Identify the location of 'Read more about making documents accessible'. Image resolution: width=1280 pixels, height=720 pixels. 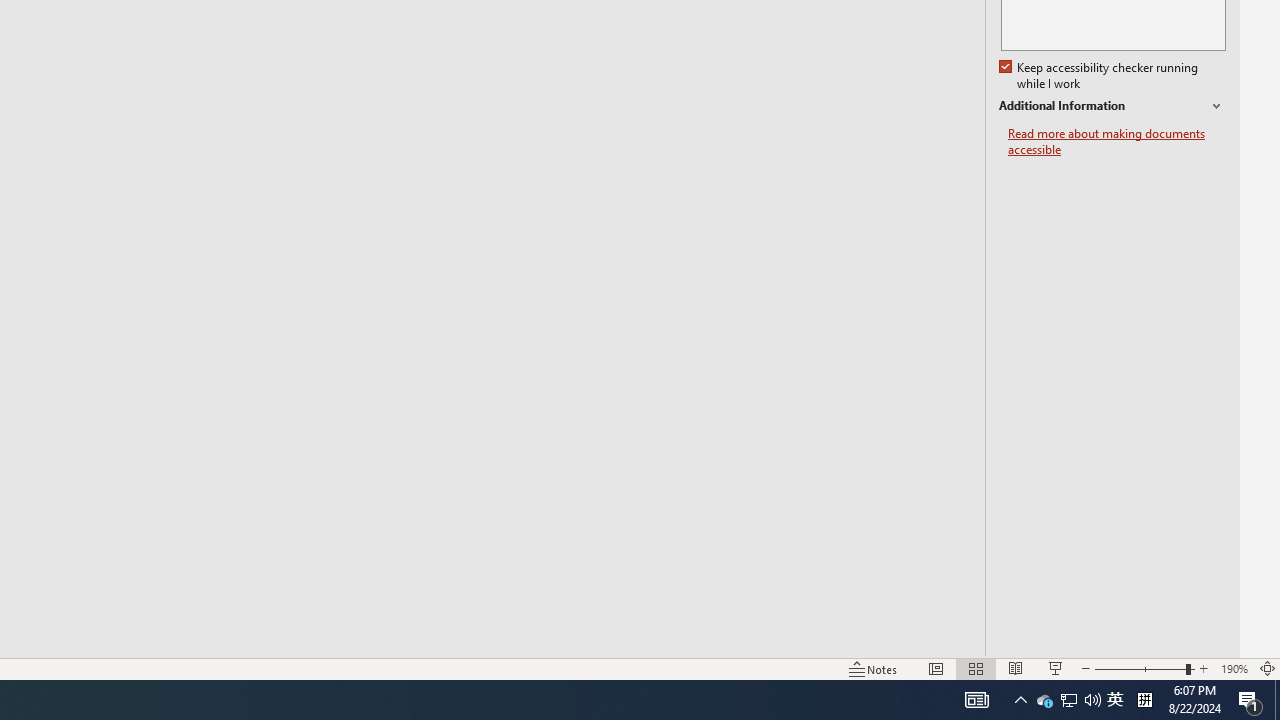
(1116, 141).